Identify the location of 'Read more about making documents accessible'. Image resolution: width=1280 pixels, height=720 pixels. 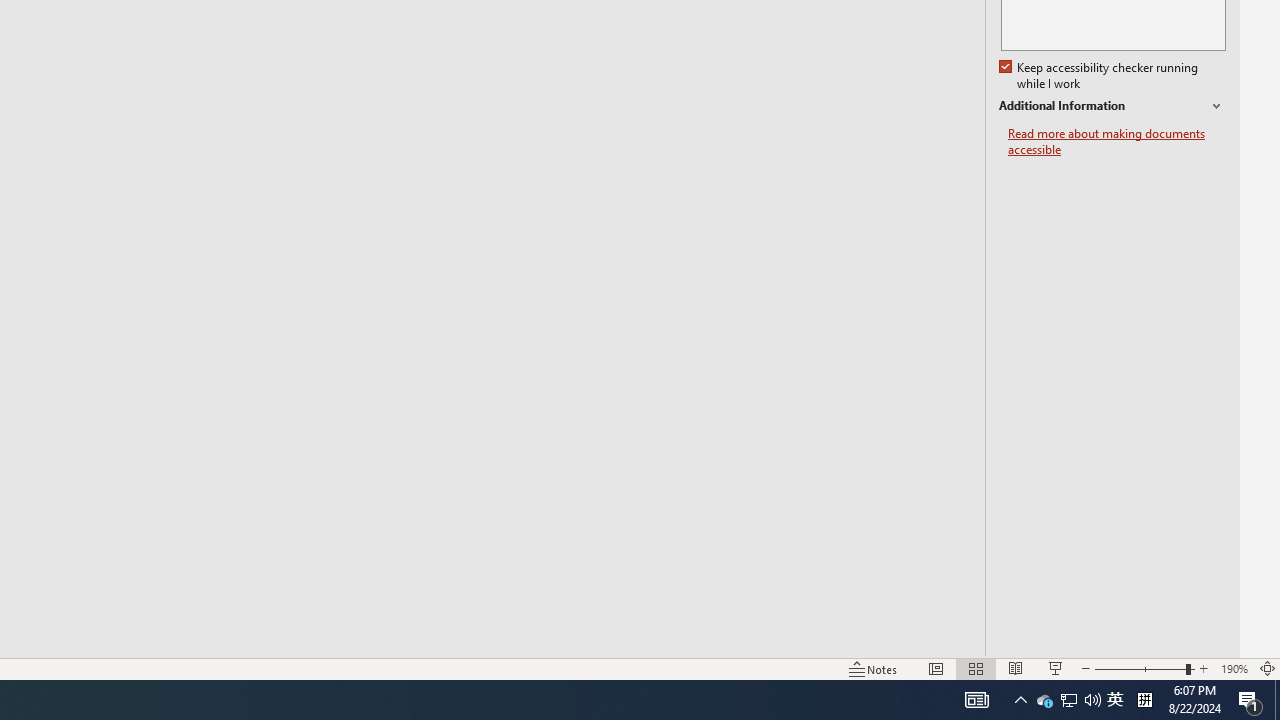
(1116, 141).